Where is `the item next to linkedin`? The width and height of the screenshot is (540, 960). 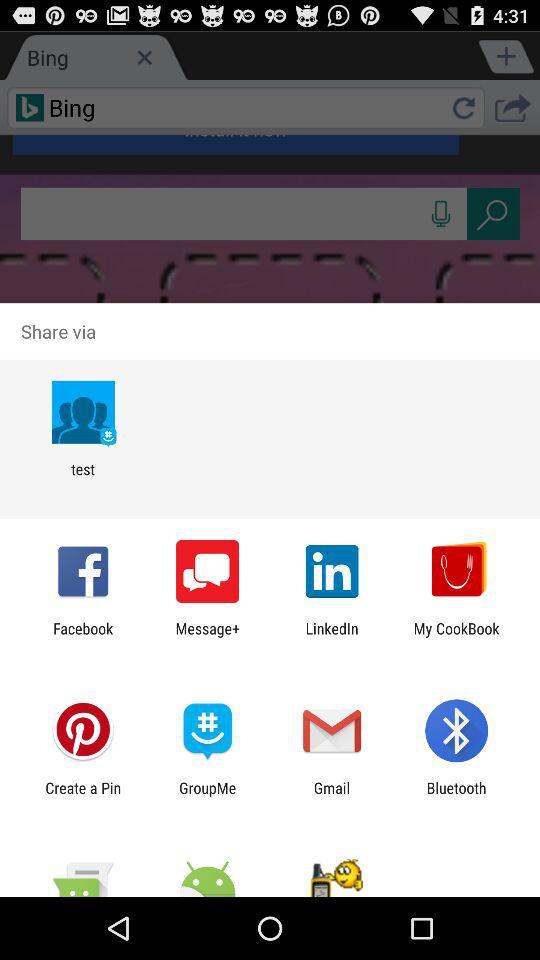
the item next to linkedin is located at coordinates (456, 636).